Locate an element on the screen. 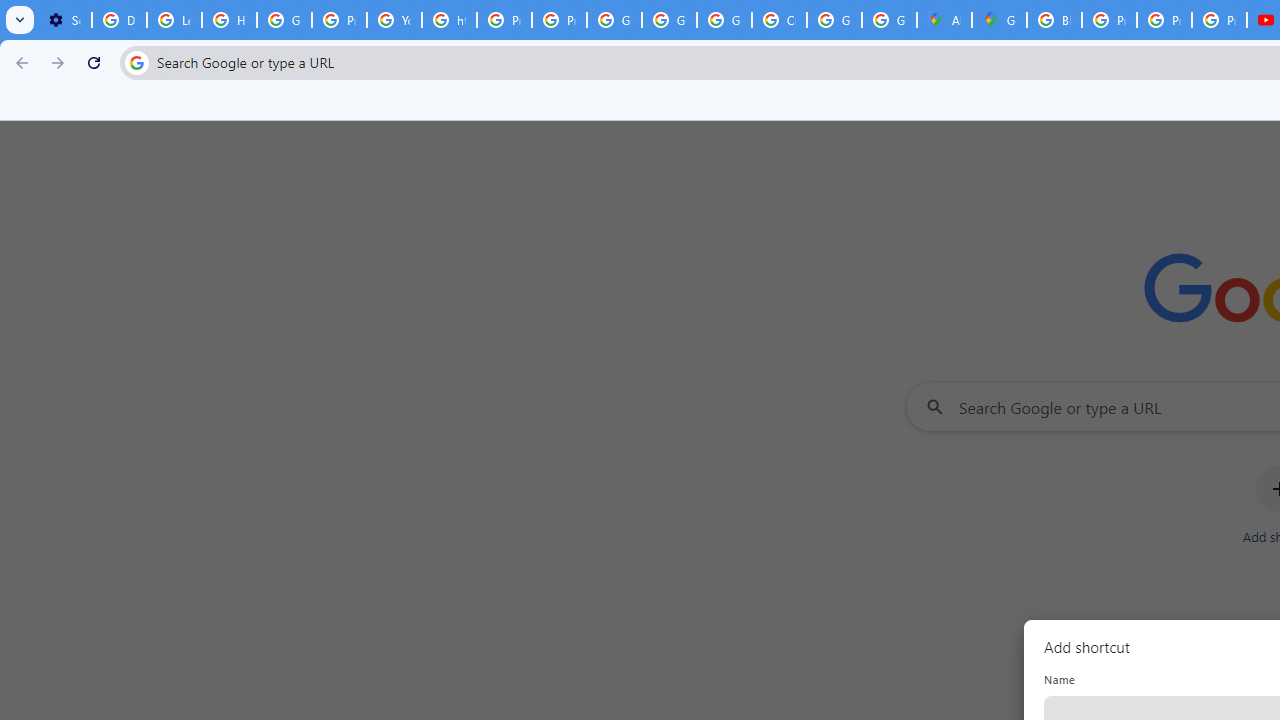 This screenshot has height=720, width=1280. 'Search icon' is located at coordinates (135, 61).